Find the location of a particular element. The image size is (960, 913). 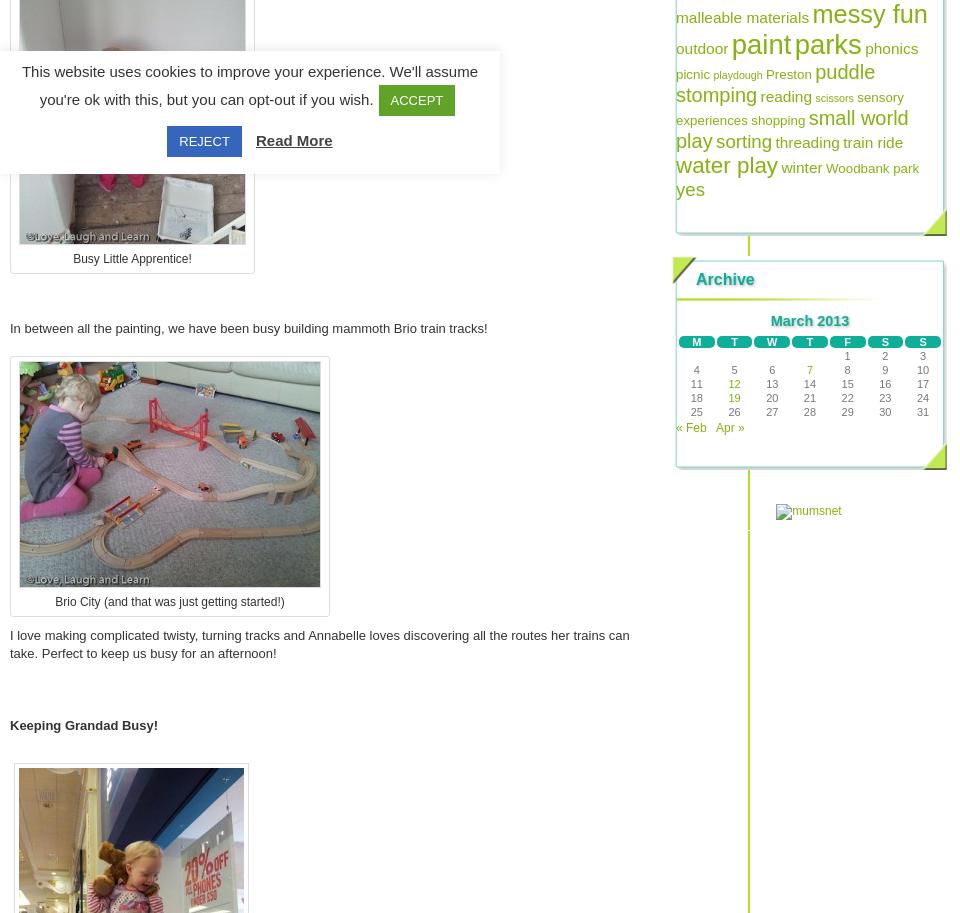

'F' is located at coordinates (846, 342).